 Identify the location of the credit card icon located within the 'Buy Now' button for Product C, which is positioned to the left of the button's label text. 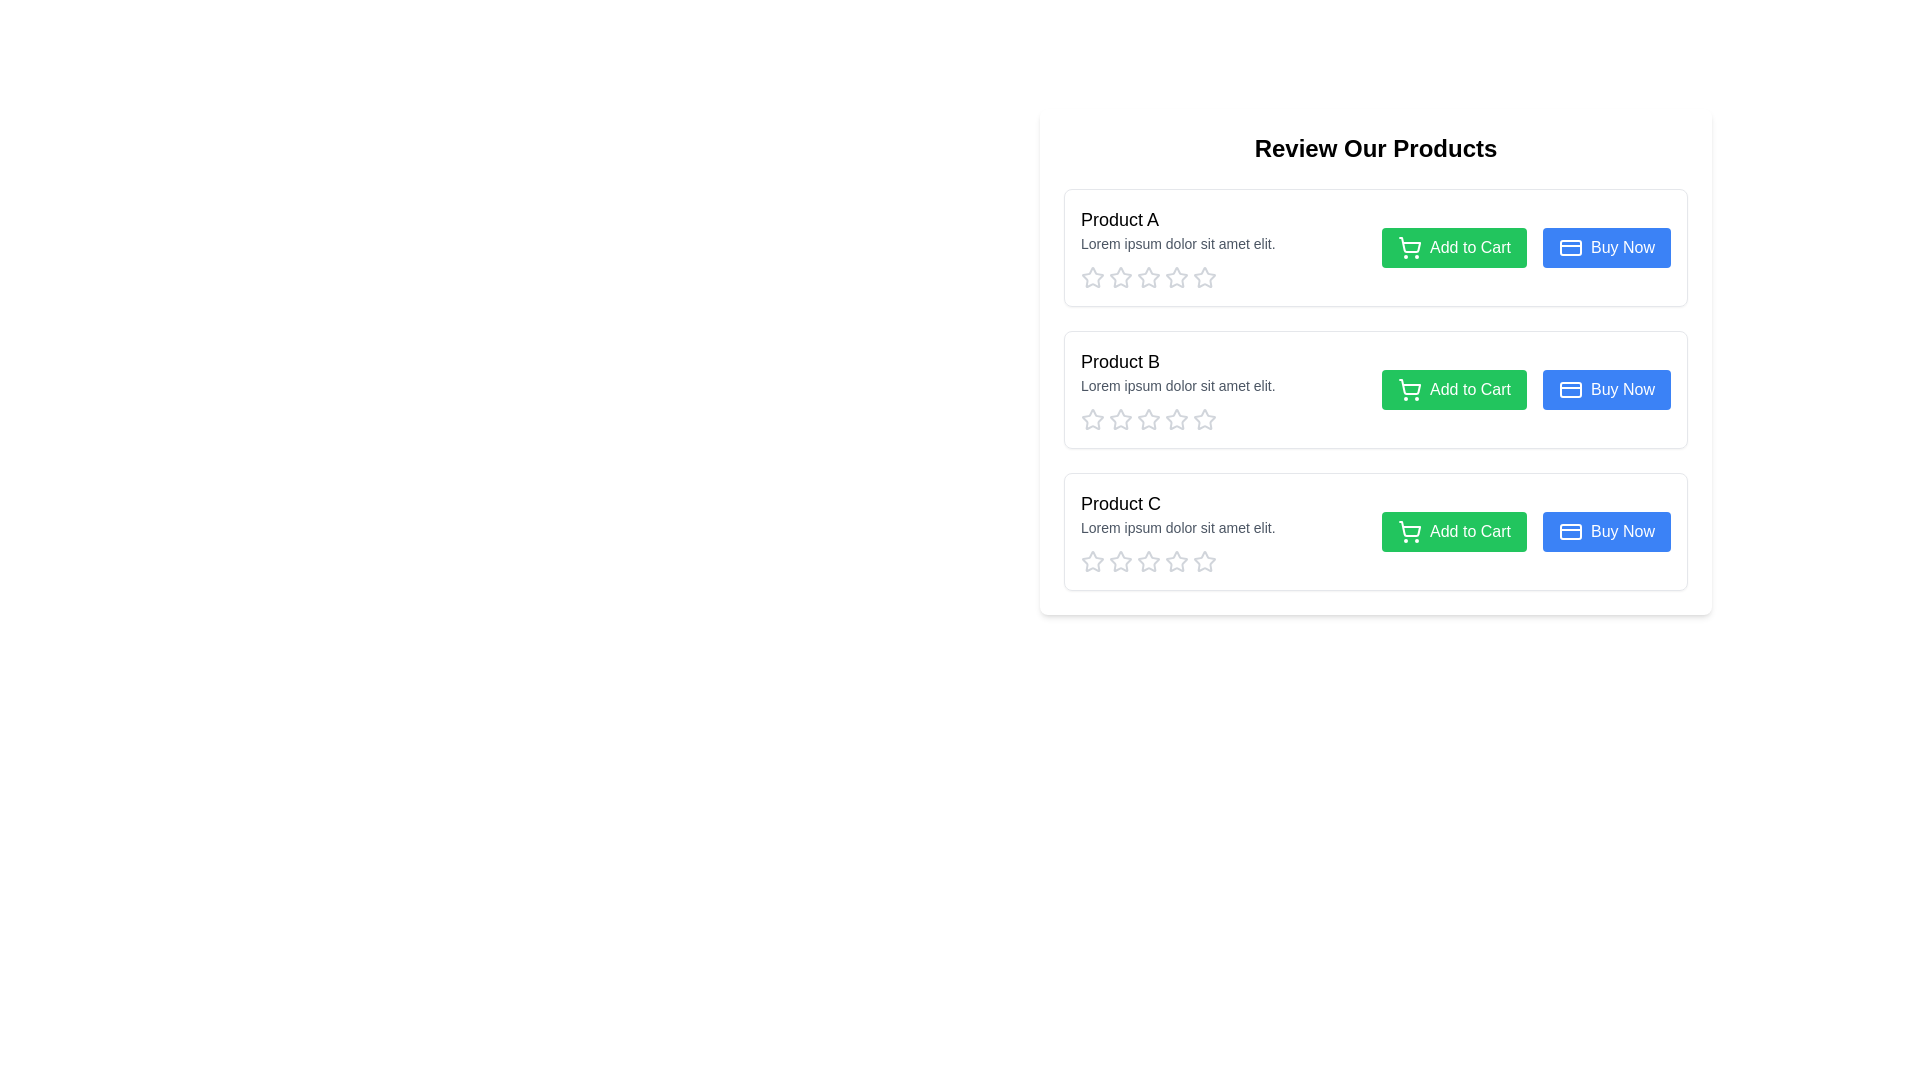
(1568, 531).